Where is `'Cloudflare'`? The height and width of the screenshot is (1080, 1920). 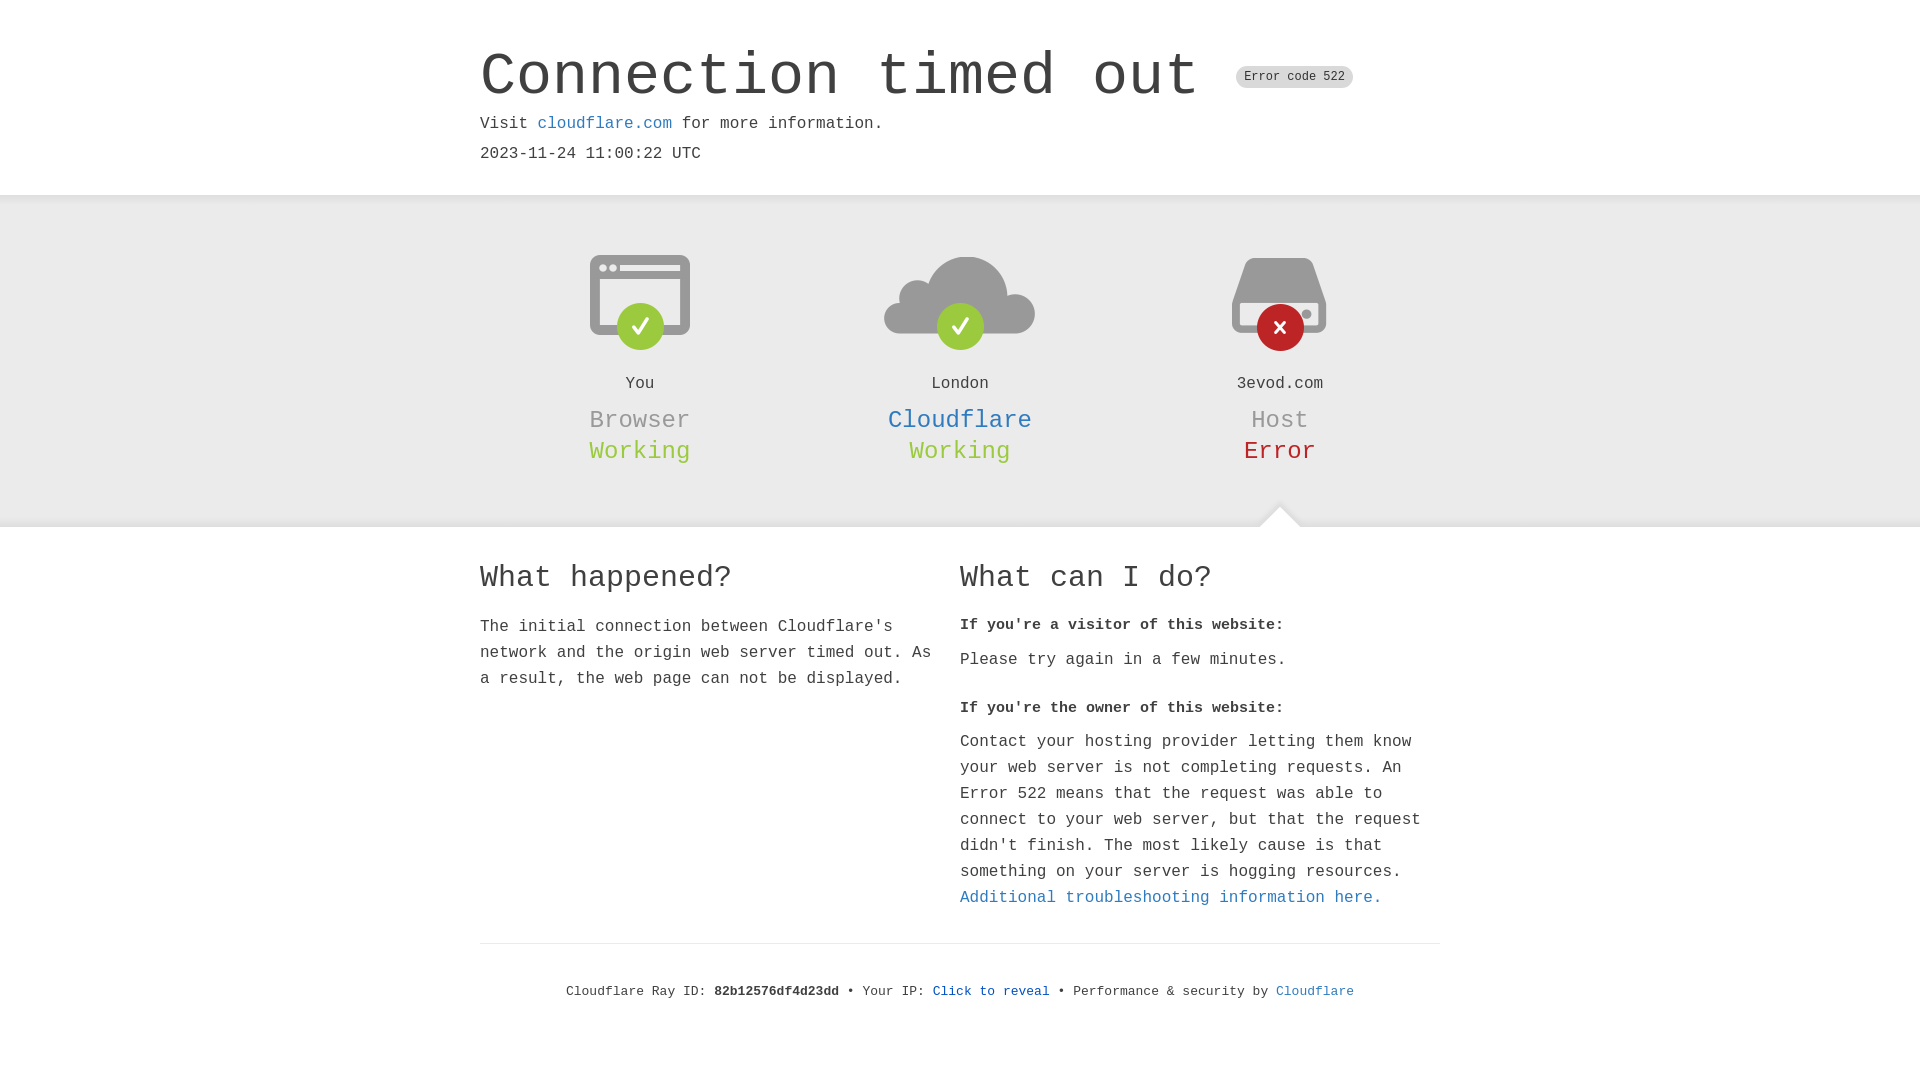 'Cloudflare' is located at coordinates (960, 419).